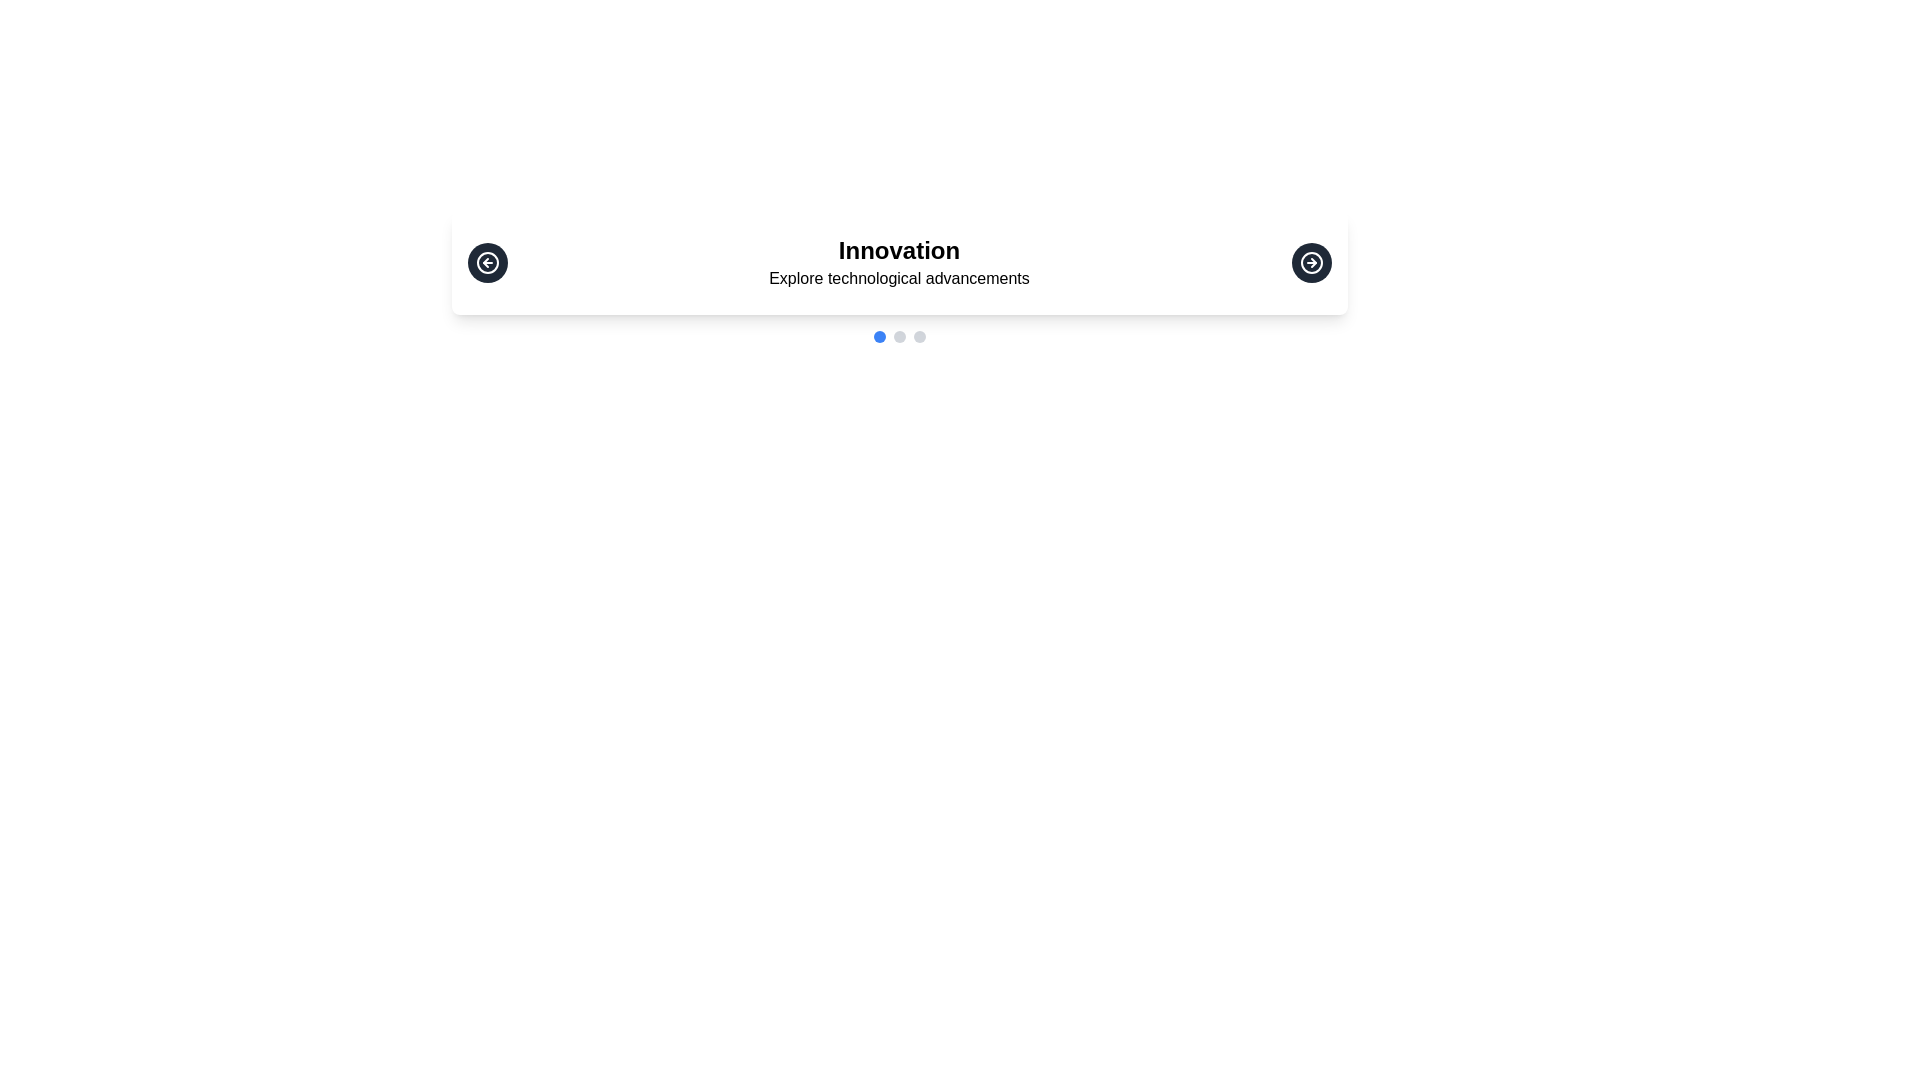  Describe the element at coordinates (1311, 261) in the screenshot. I see `the SVG Circle element, which is a circular shape with a stroke and no fill, located within an icon to the right of a card in the UI, near the header containing 'Innovation'` at that location.